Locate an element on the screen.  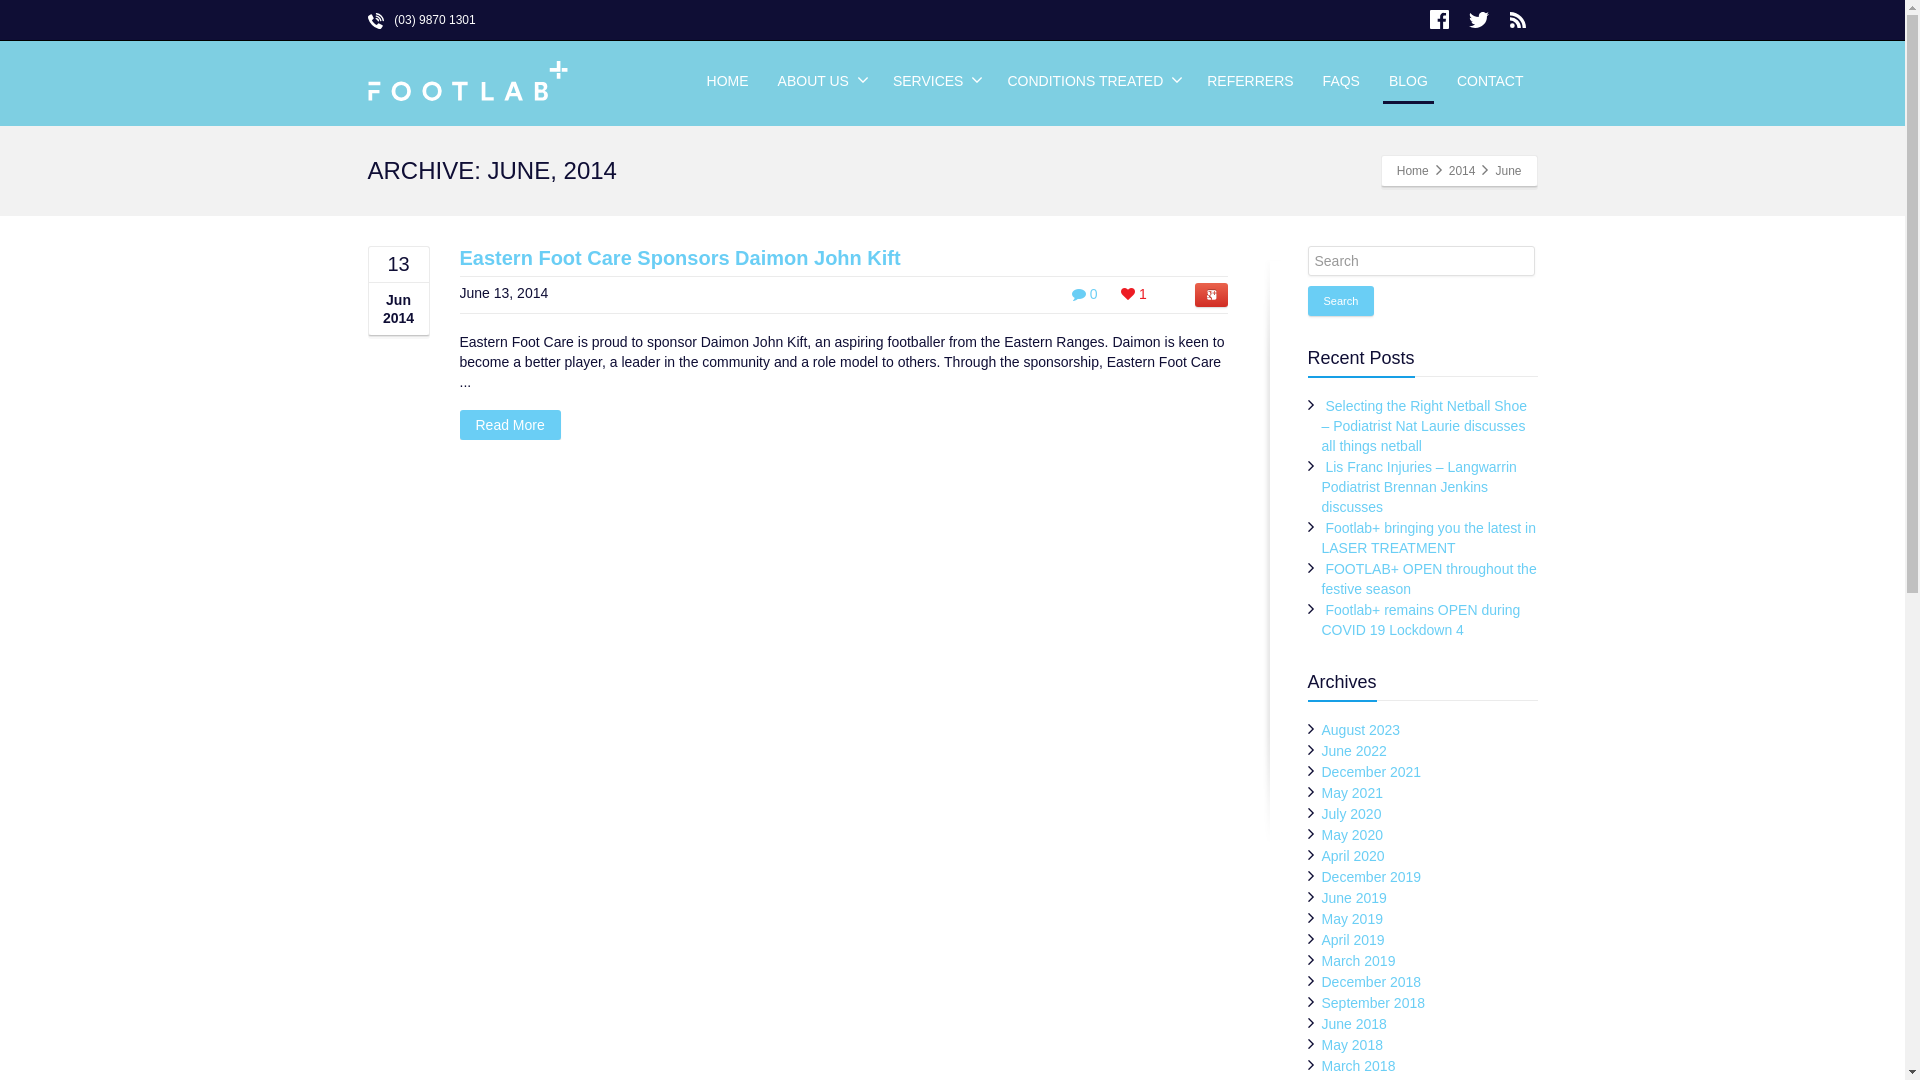
'December 2019' is located at coordinates (1371, 875).